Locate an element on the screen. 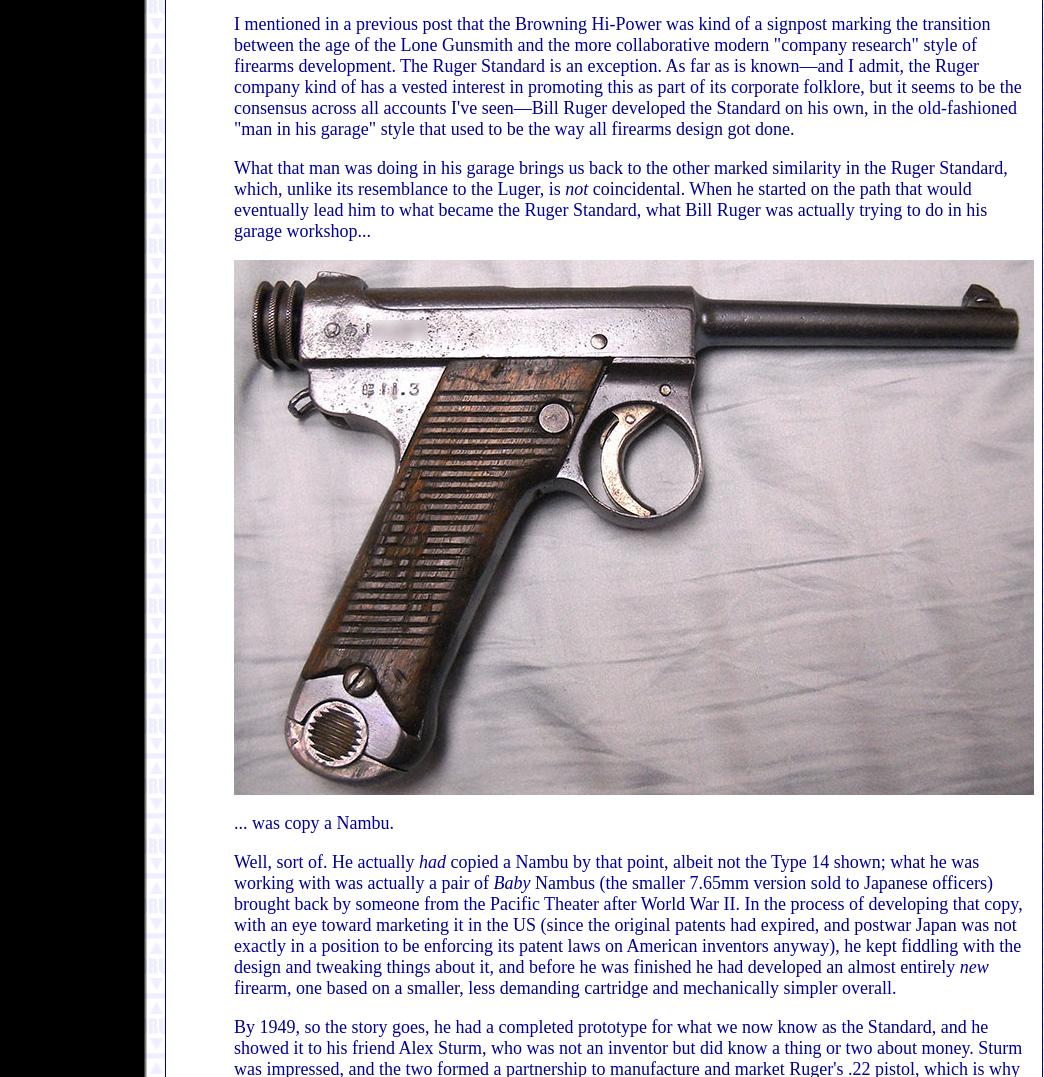 Image resolution: width=1044 pixels, height=1077 pixels. 'coincidental.  When he started on the path that would eventually lead him to what became the Ruger Standard, what Bill Ruger was actually trying to do in his garage workshop...' is located at coordinates (233, 210).